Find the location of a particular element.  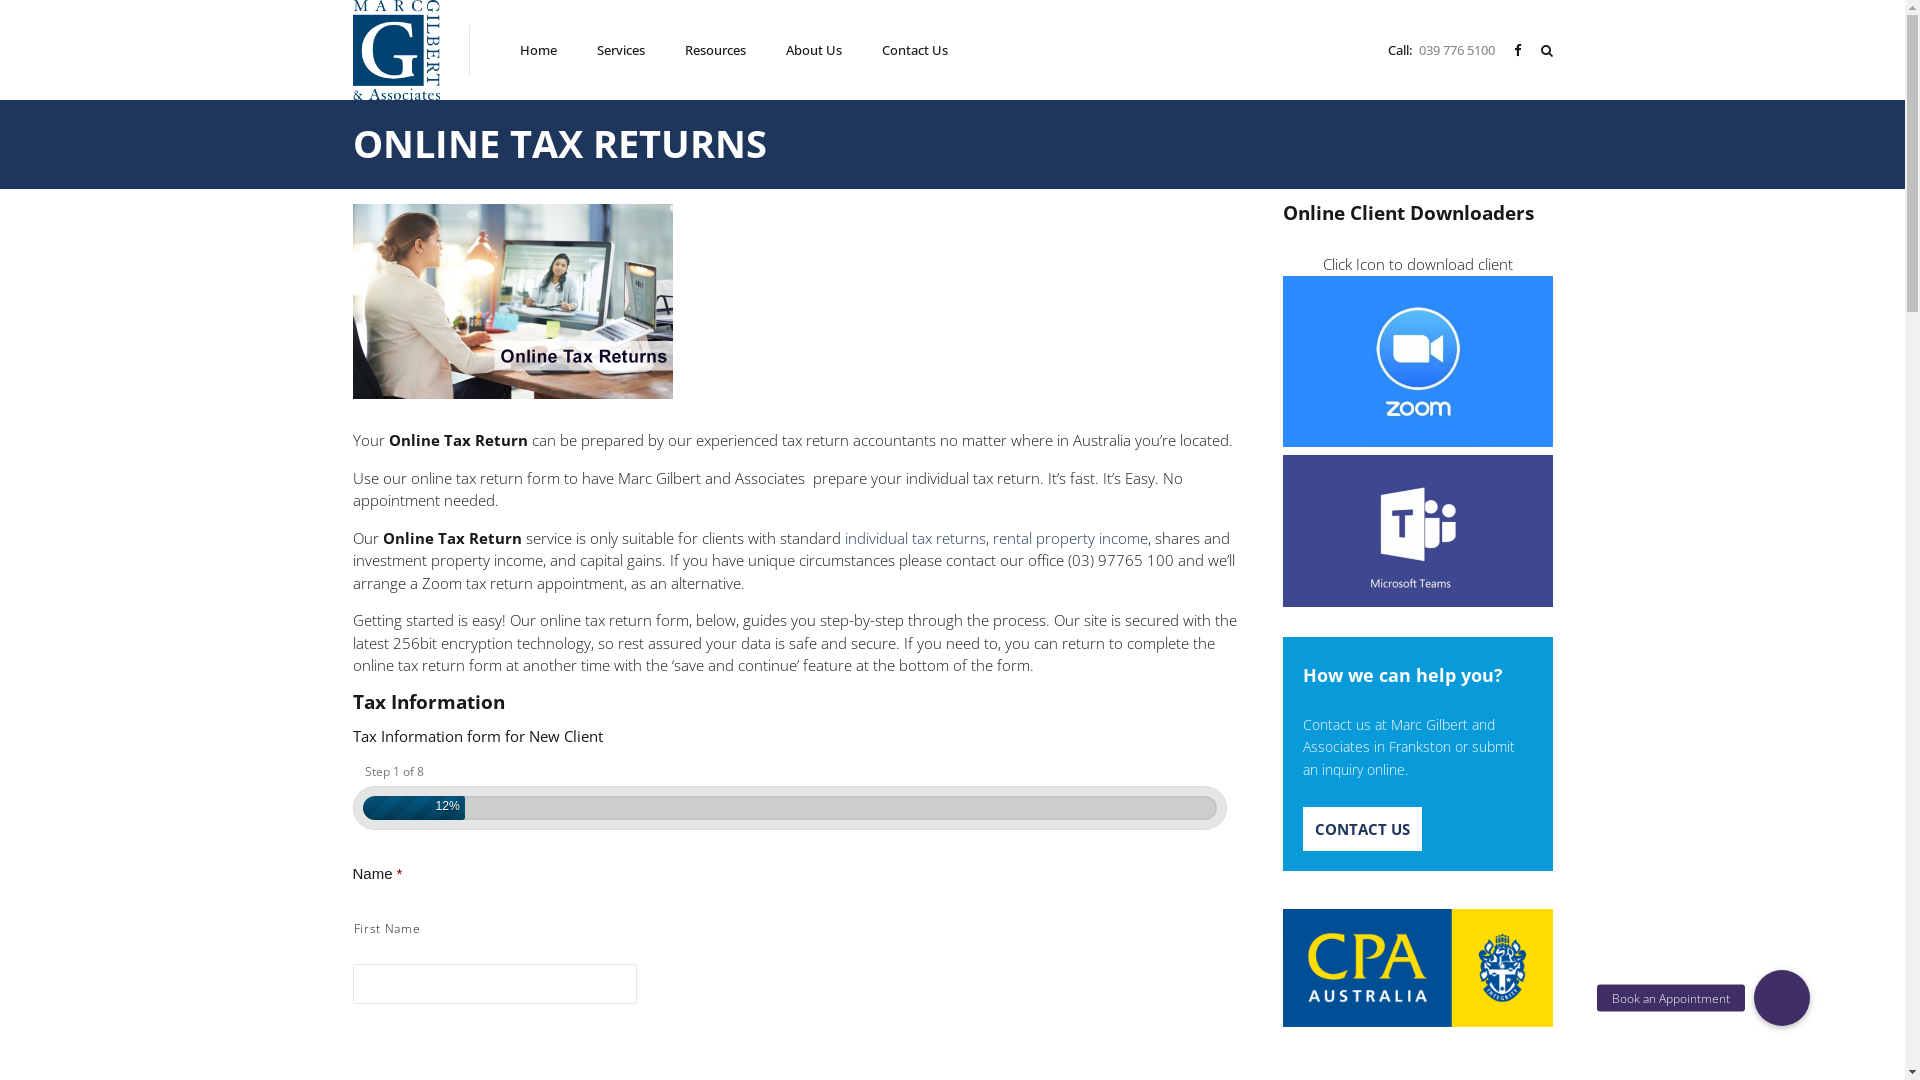

'About Us' is located at coordinates (814, 49).